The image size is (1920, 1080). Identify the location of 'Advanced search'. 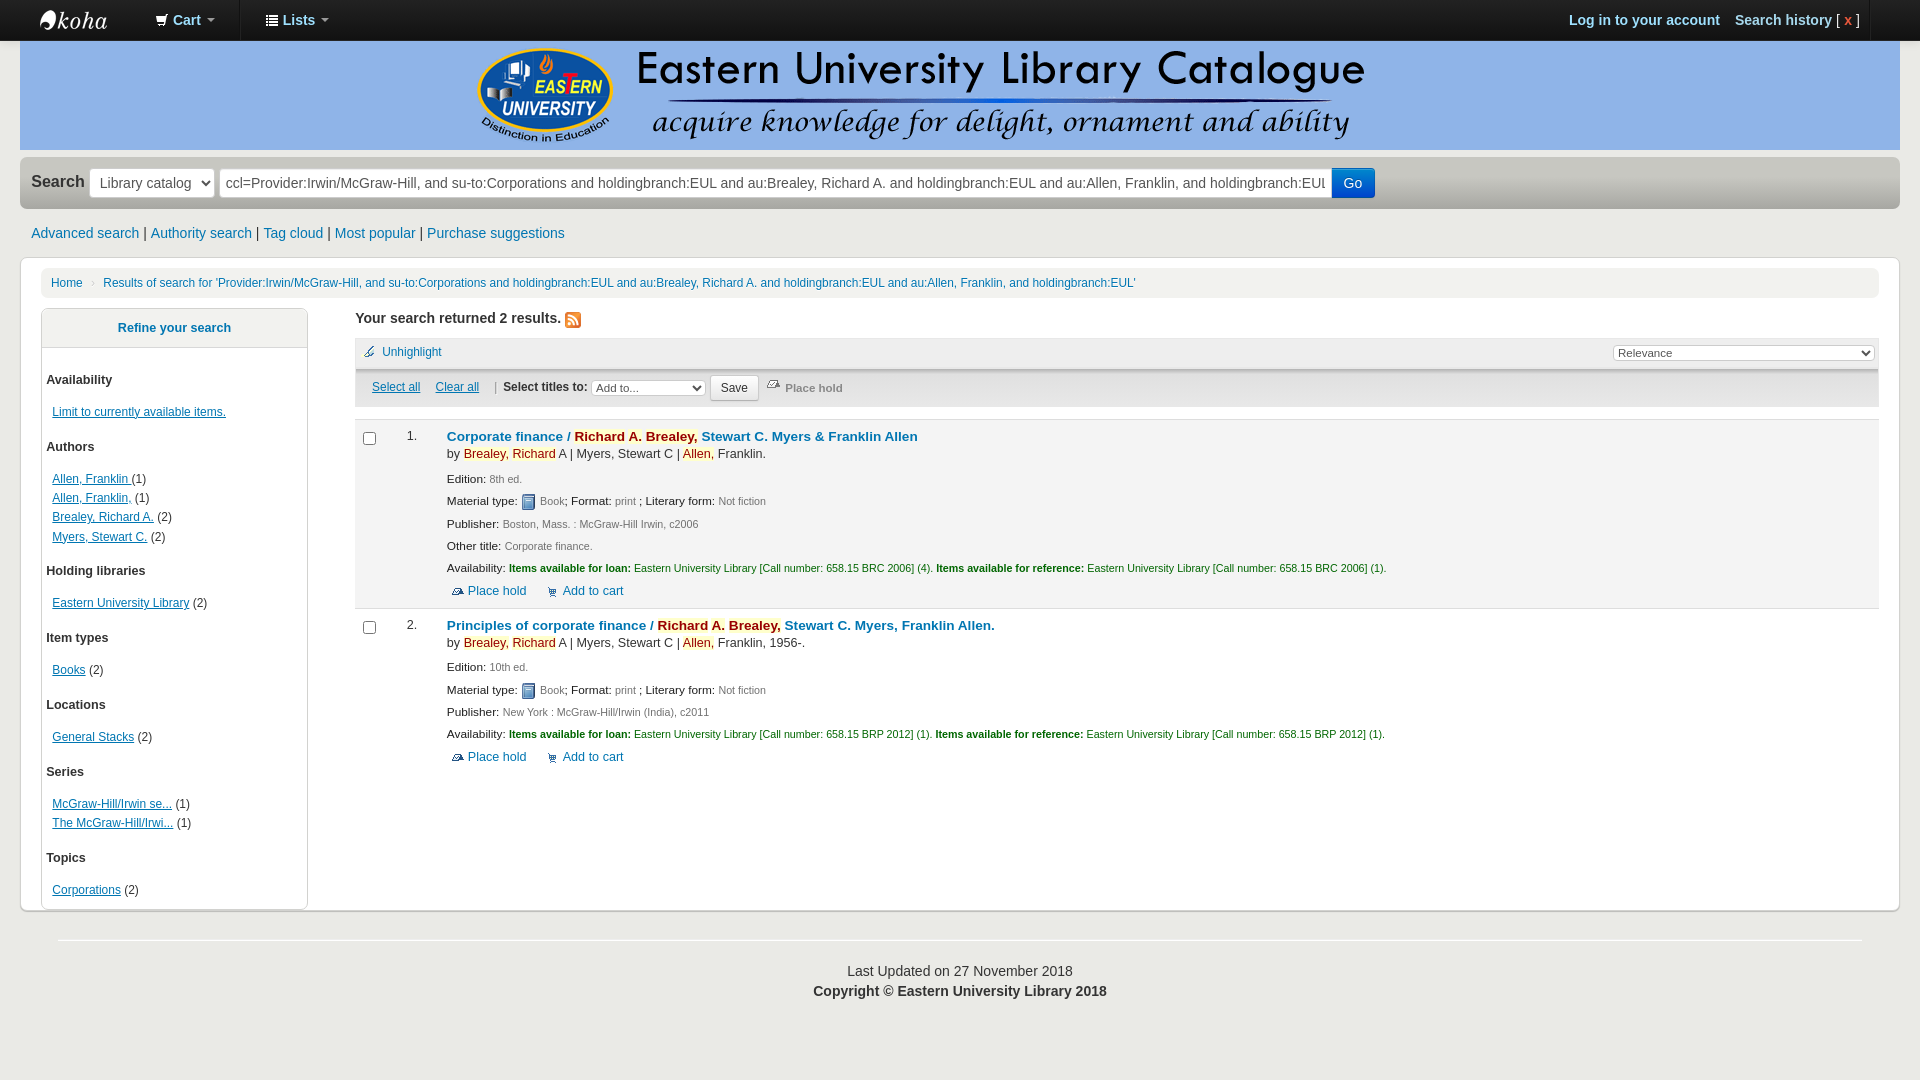
(30, 231).